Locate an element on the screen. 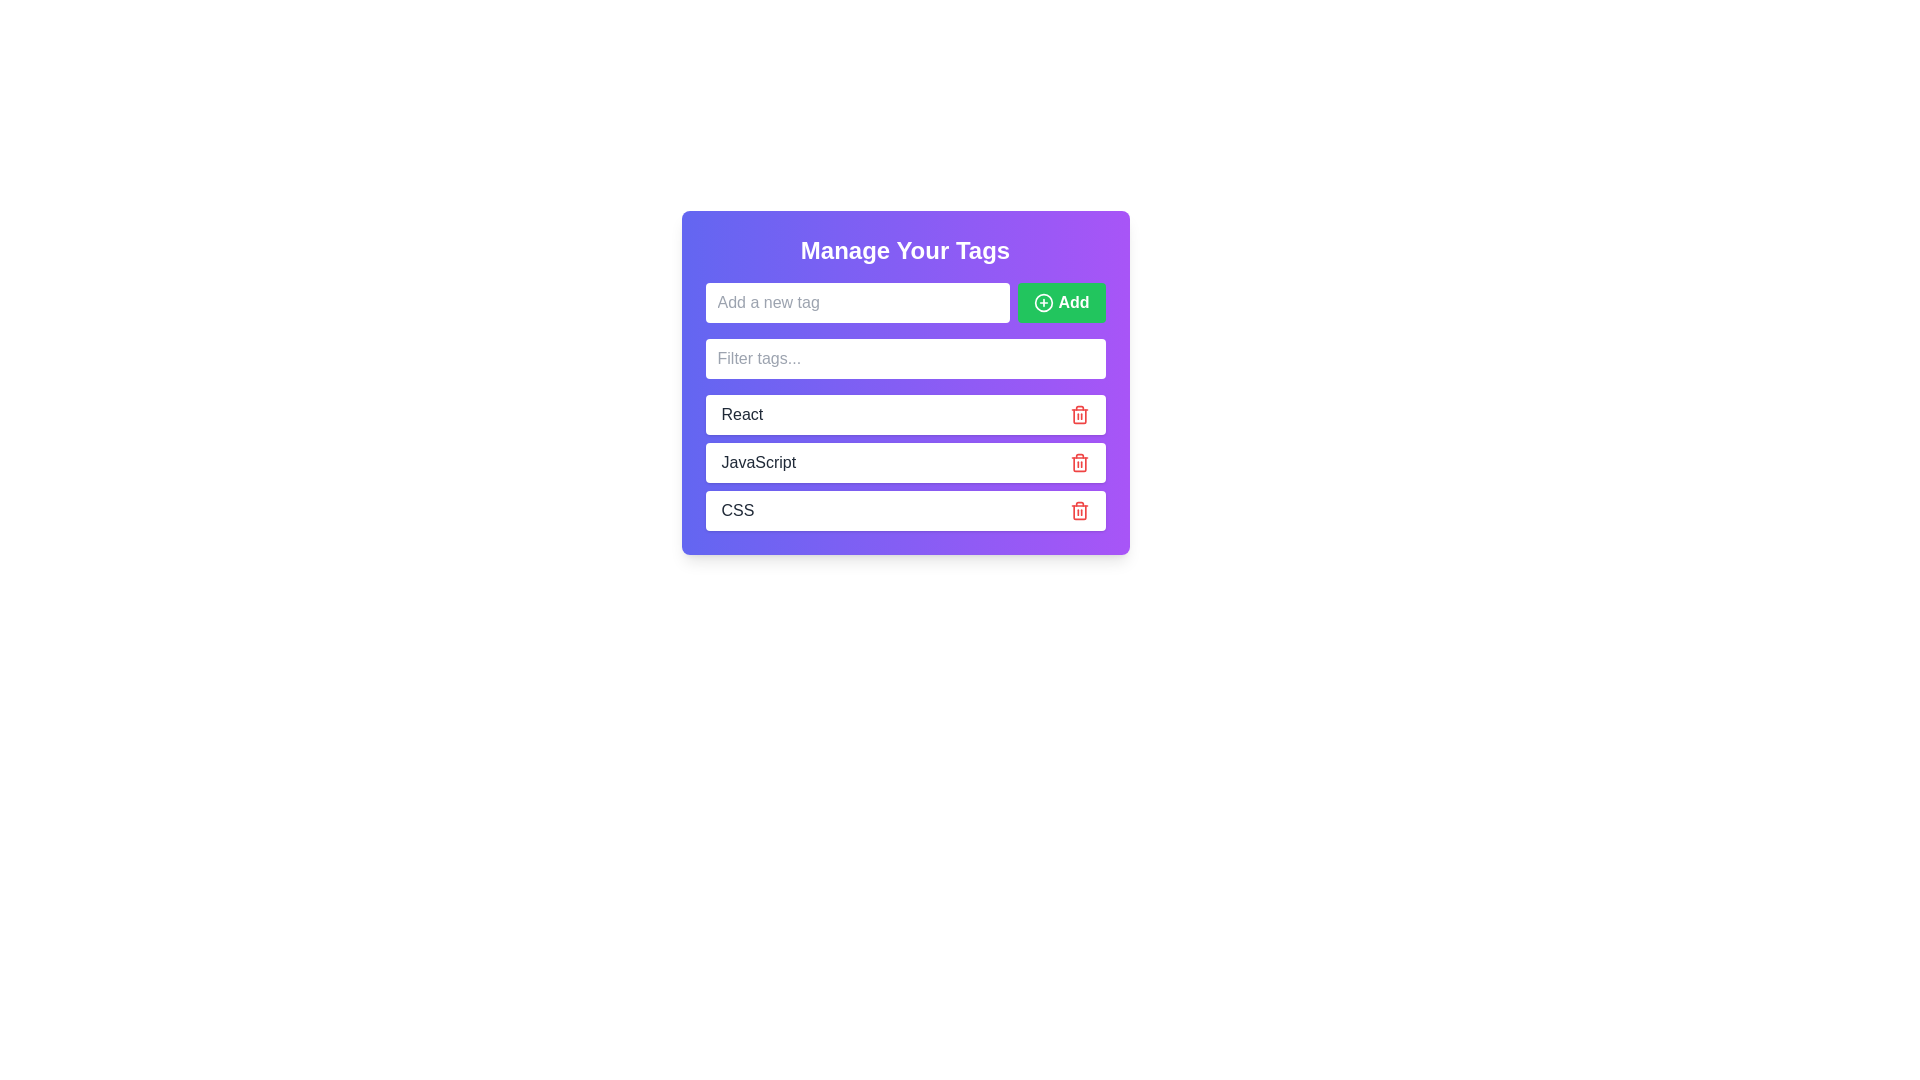 Image resolution: width=1920 pixels, height=1080 pixels. the trash bin icon button located in the top-right corner of the row containing the text 'React' is located at coordinates (1078, 414).